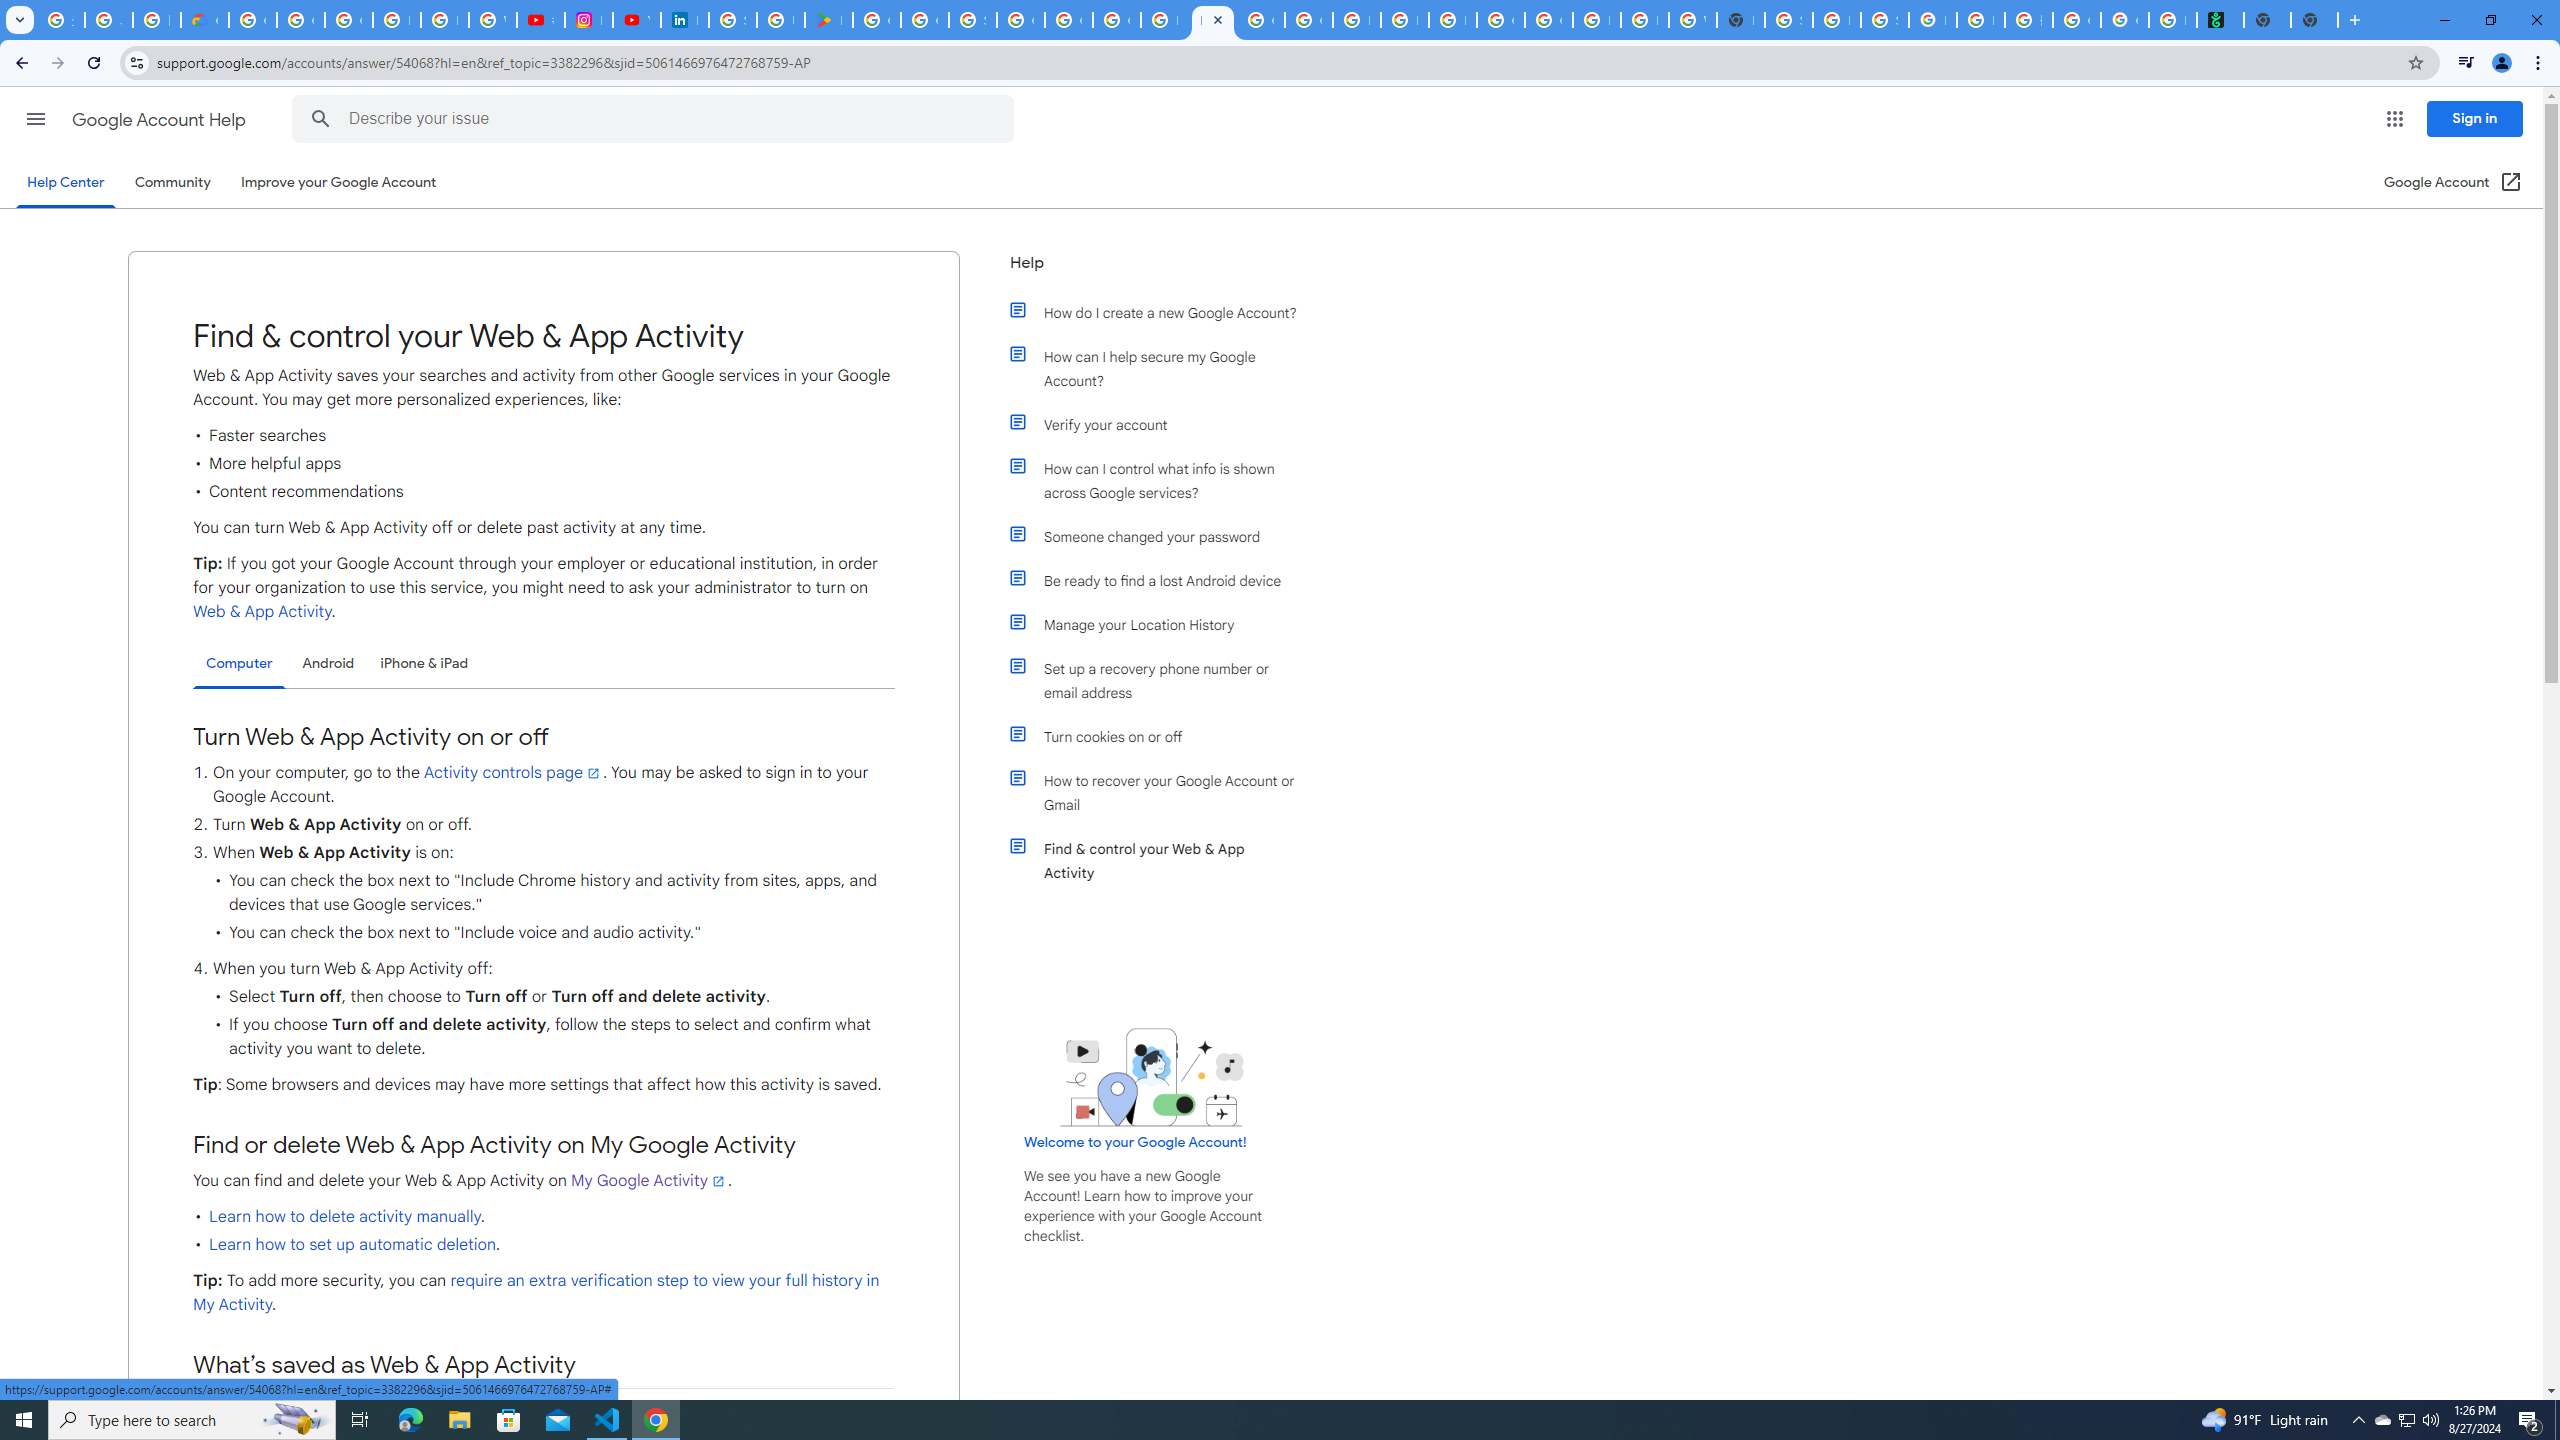  What do you see at coordinates (160, 119) in the screenshot?
I see `'Google Account Help'` at bounding box center [160, 119].